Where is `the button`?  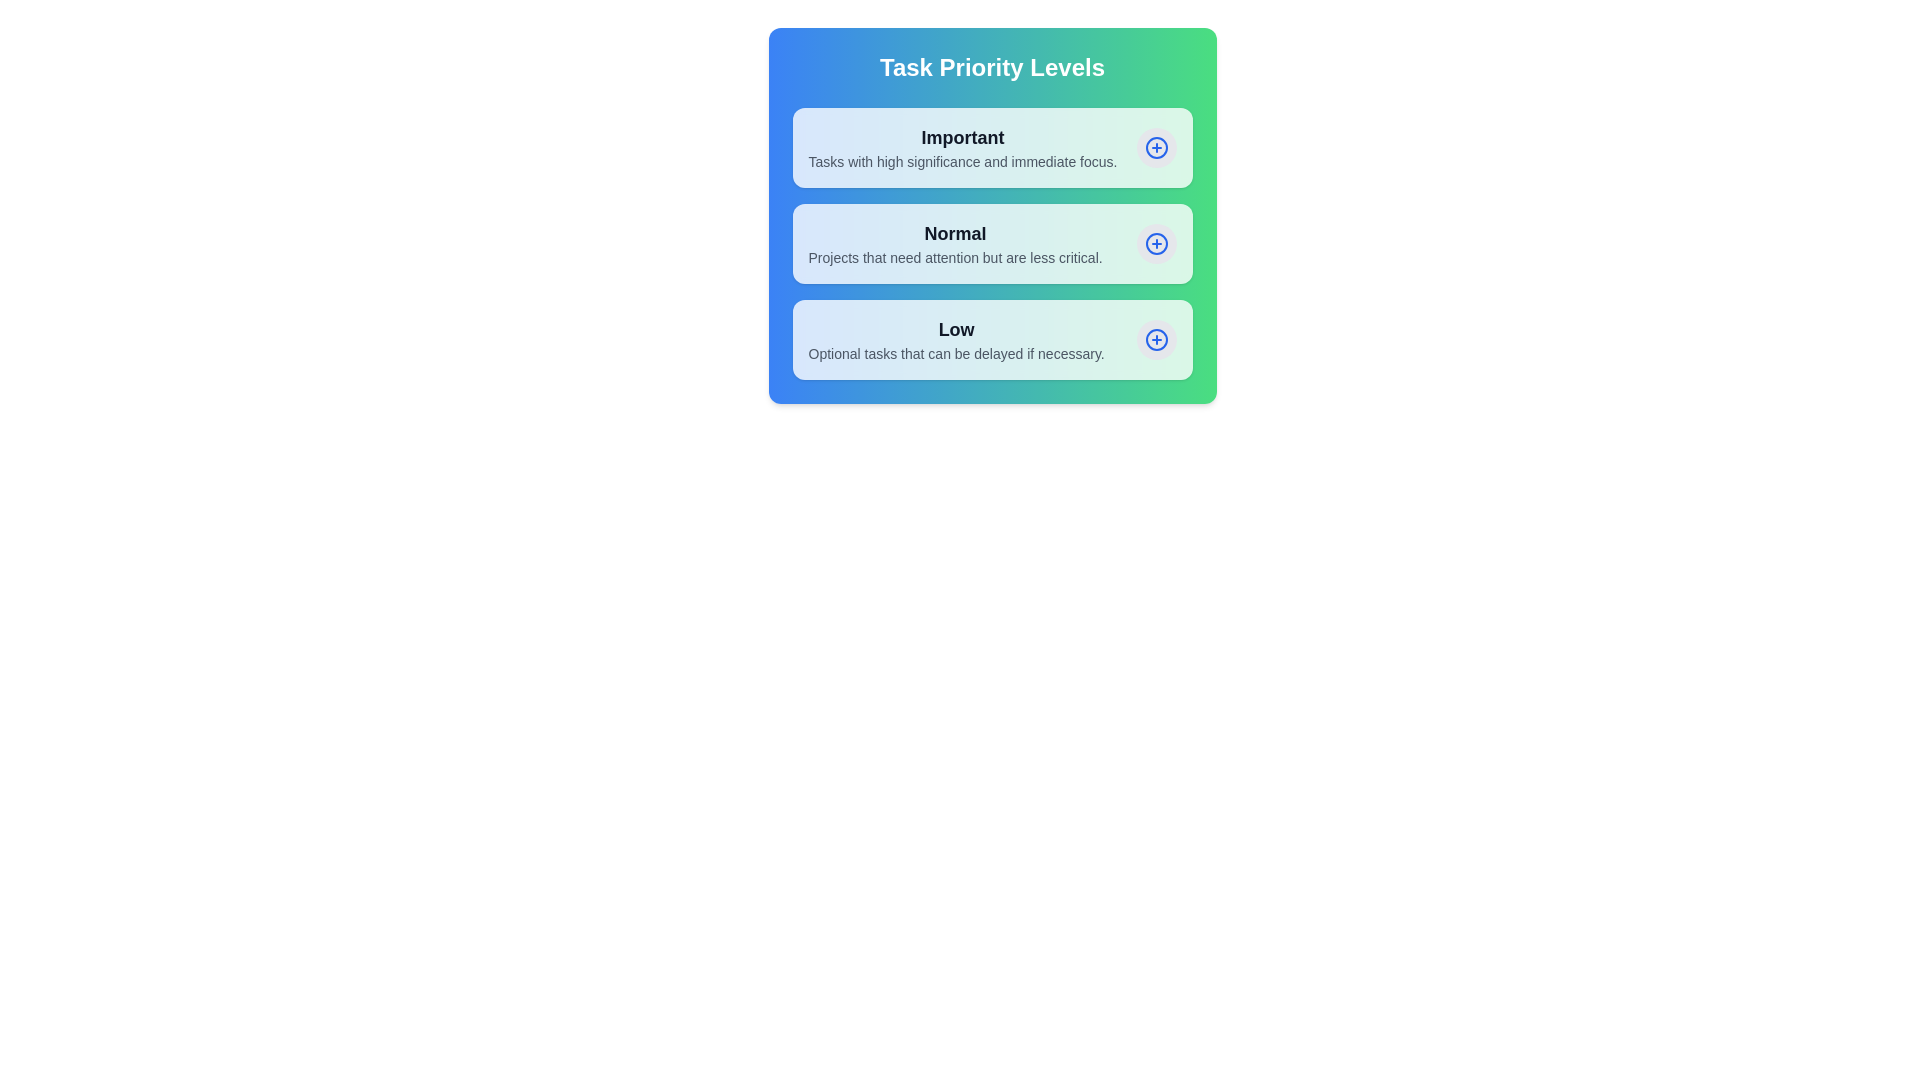 the button is located at coordinates (1156, 242).